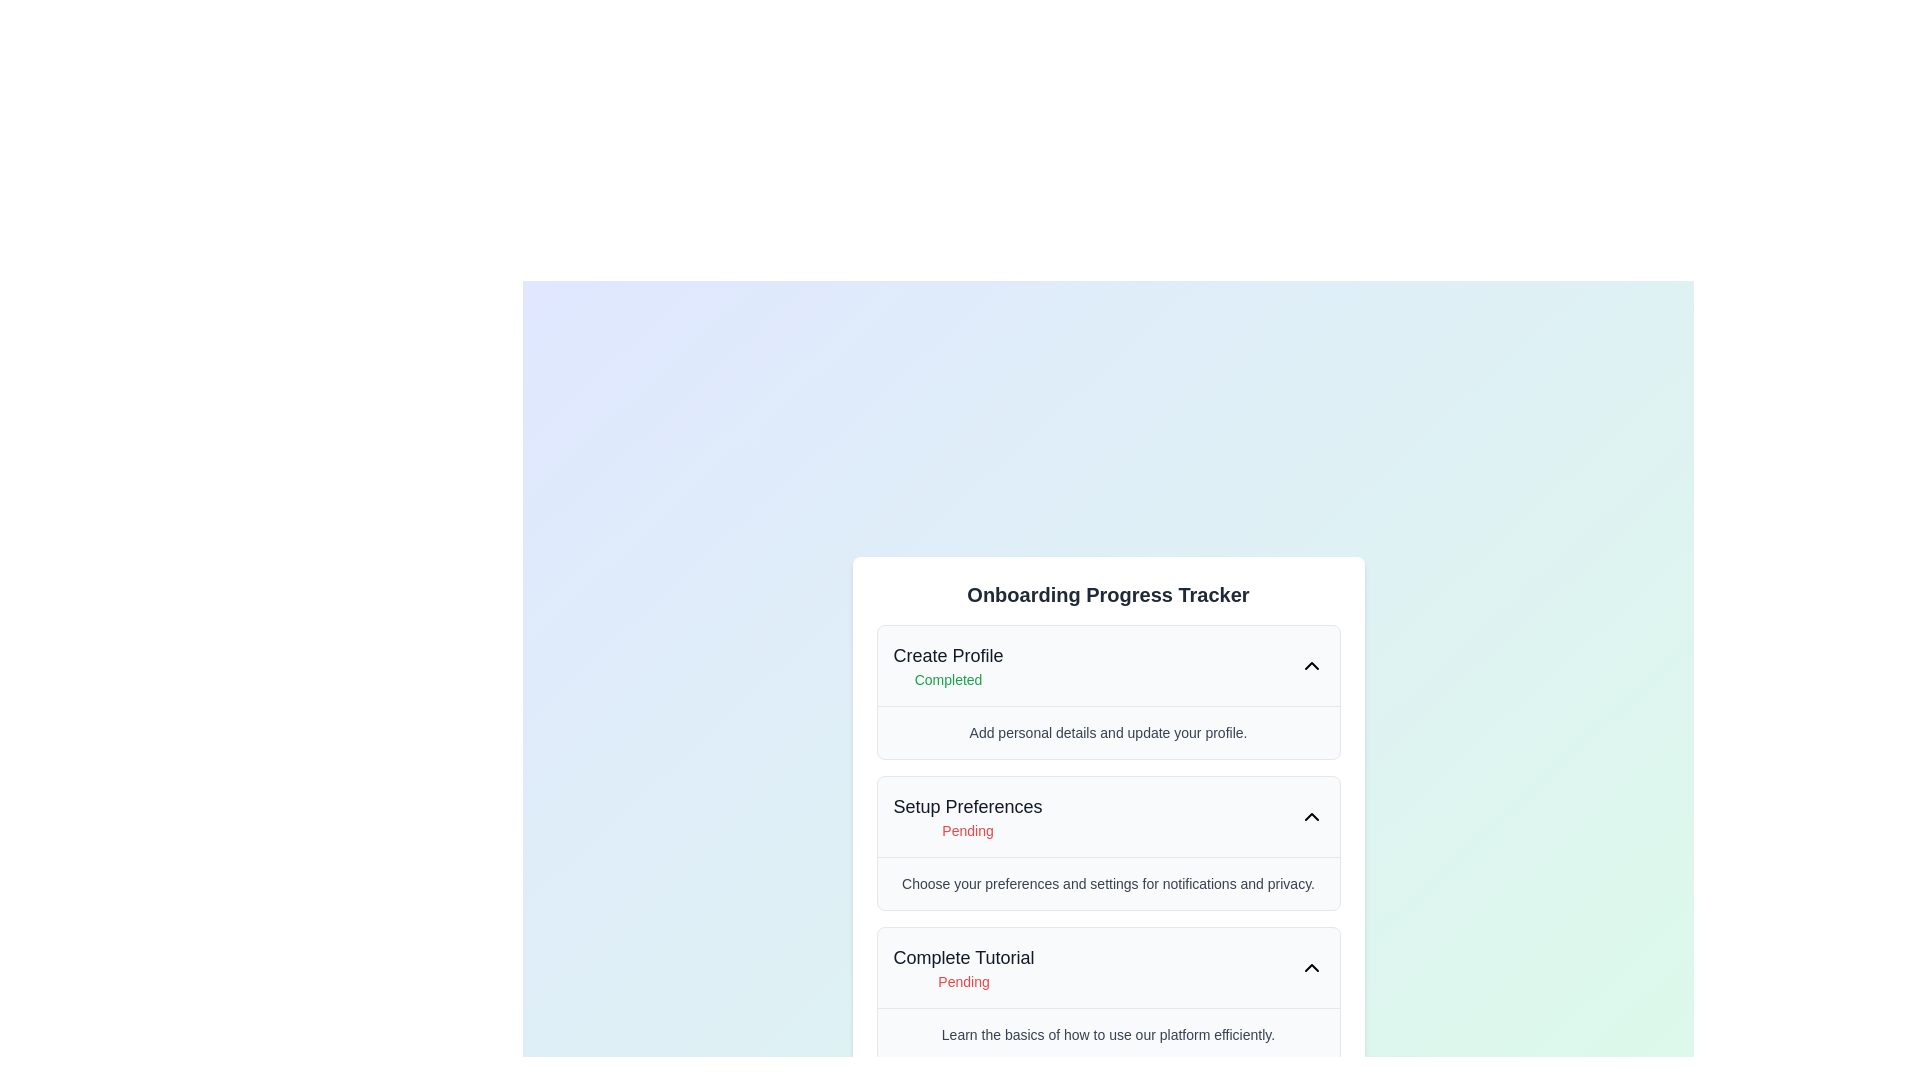 The image size is (1920, 1080). Describe the element at coordinates (1311, 816) in the screenshot. I see `the Chevron toggle button located in the top-right corner of the 'Setup Preferences' section` at that location.